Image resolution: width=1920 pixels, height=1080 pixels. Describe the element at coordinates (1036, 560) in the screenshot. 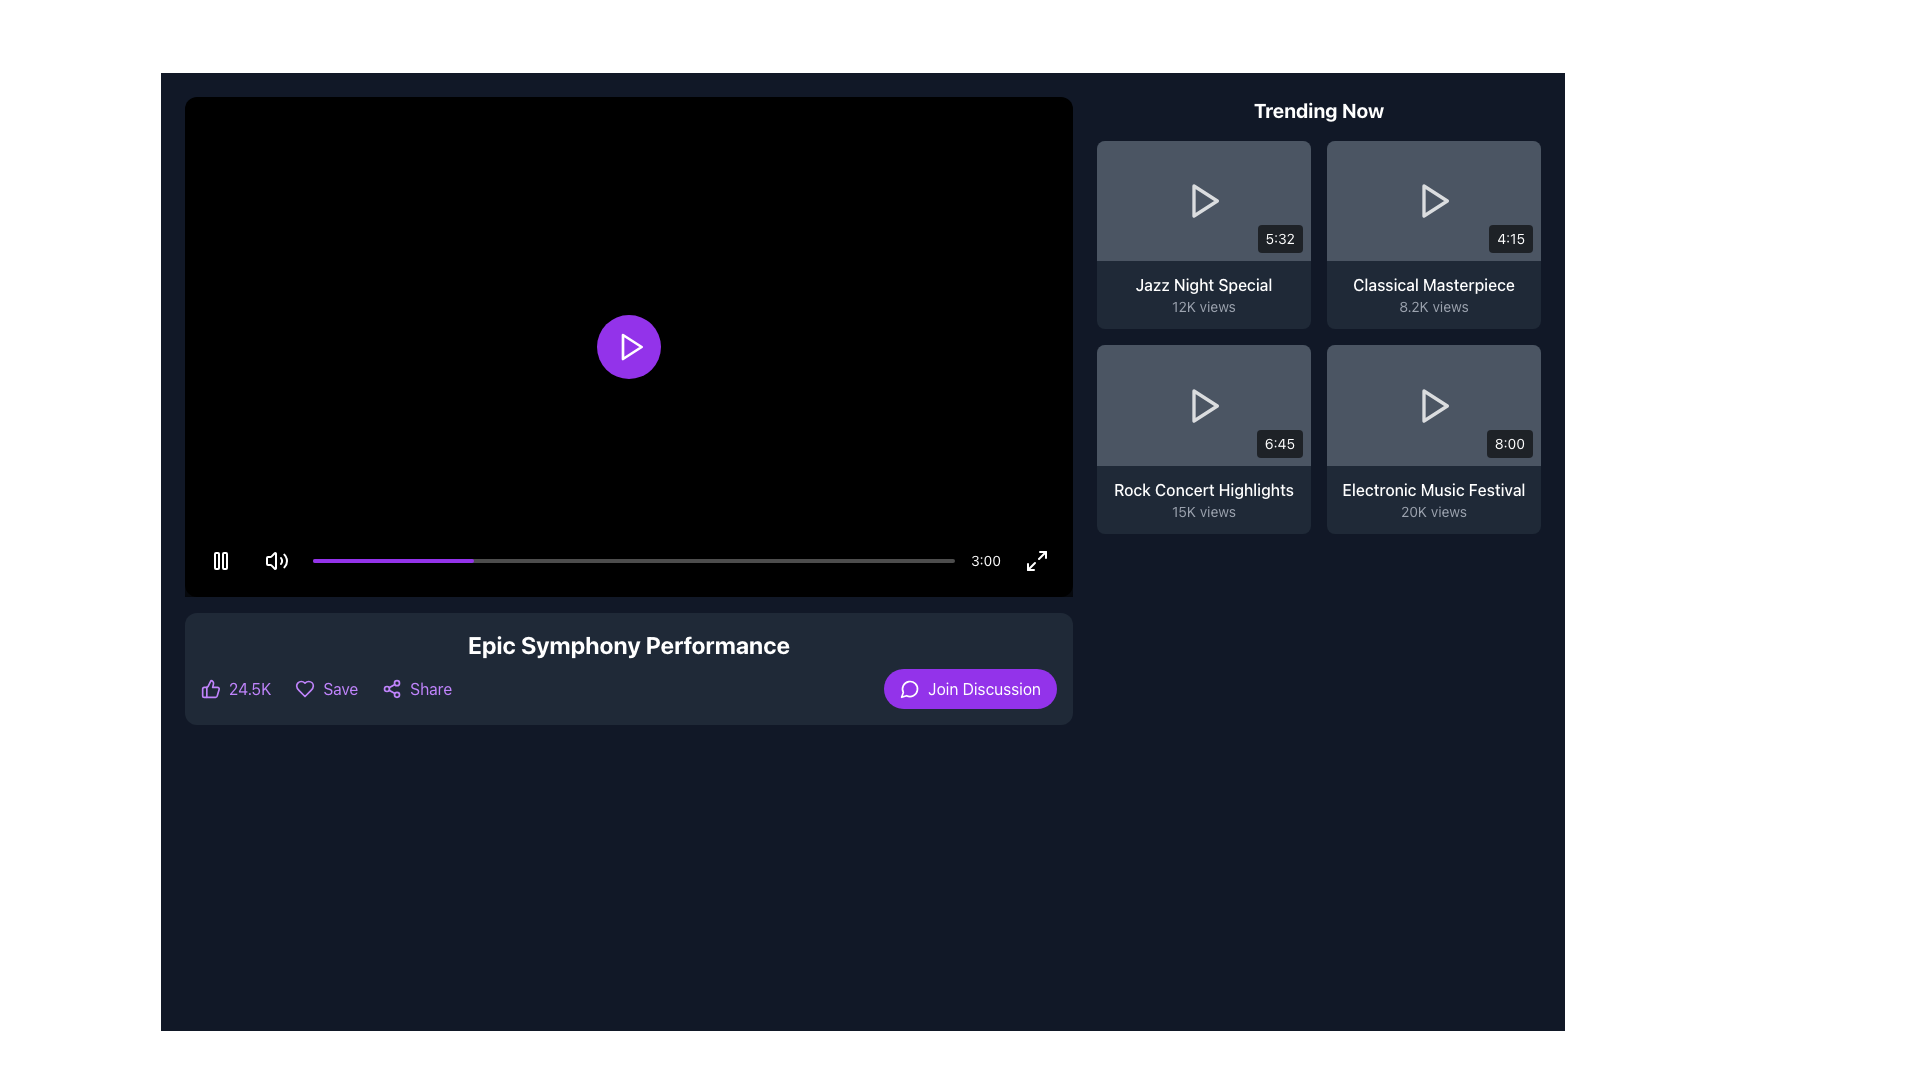

I see `the circular maximization button located at the far-right corner of the horizontal bar to maximize or restore the video display` at that location.